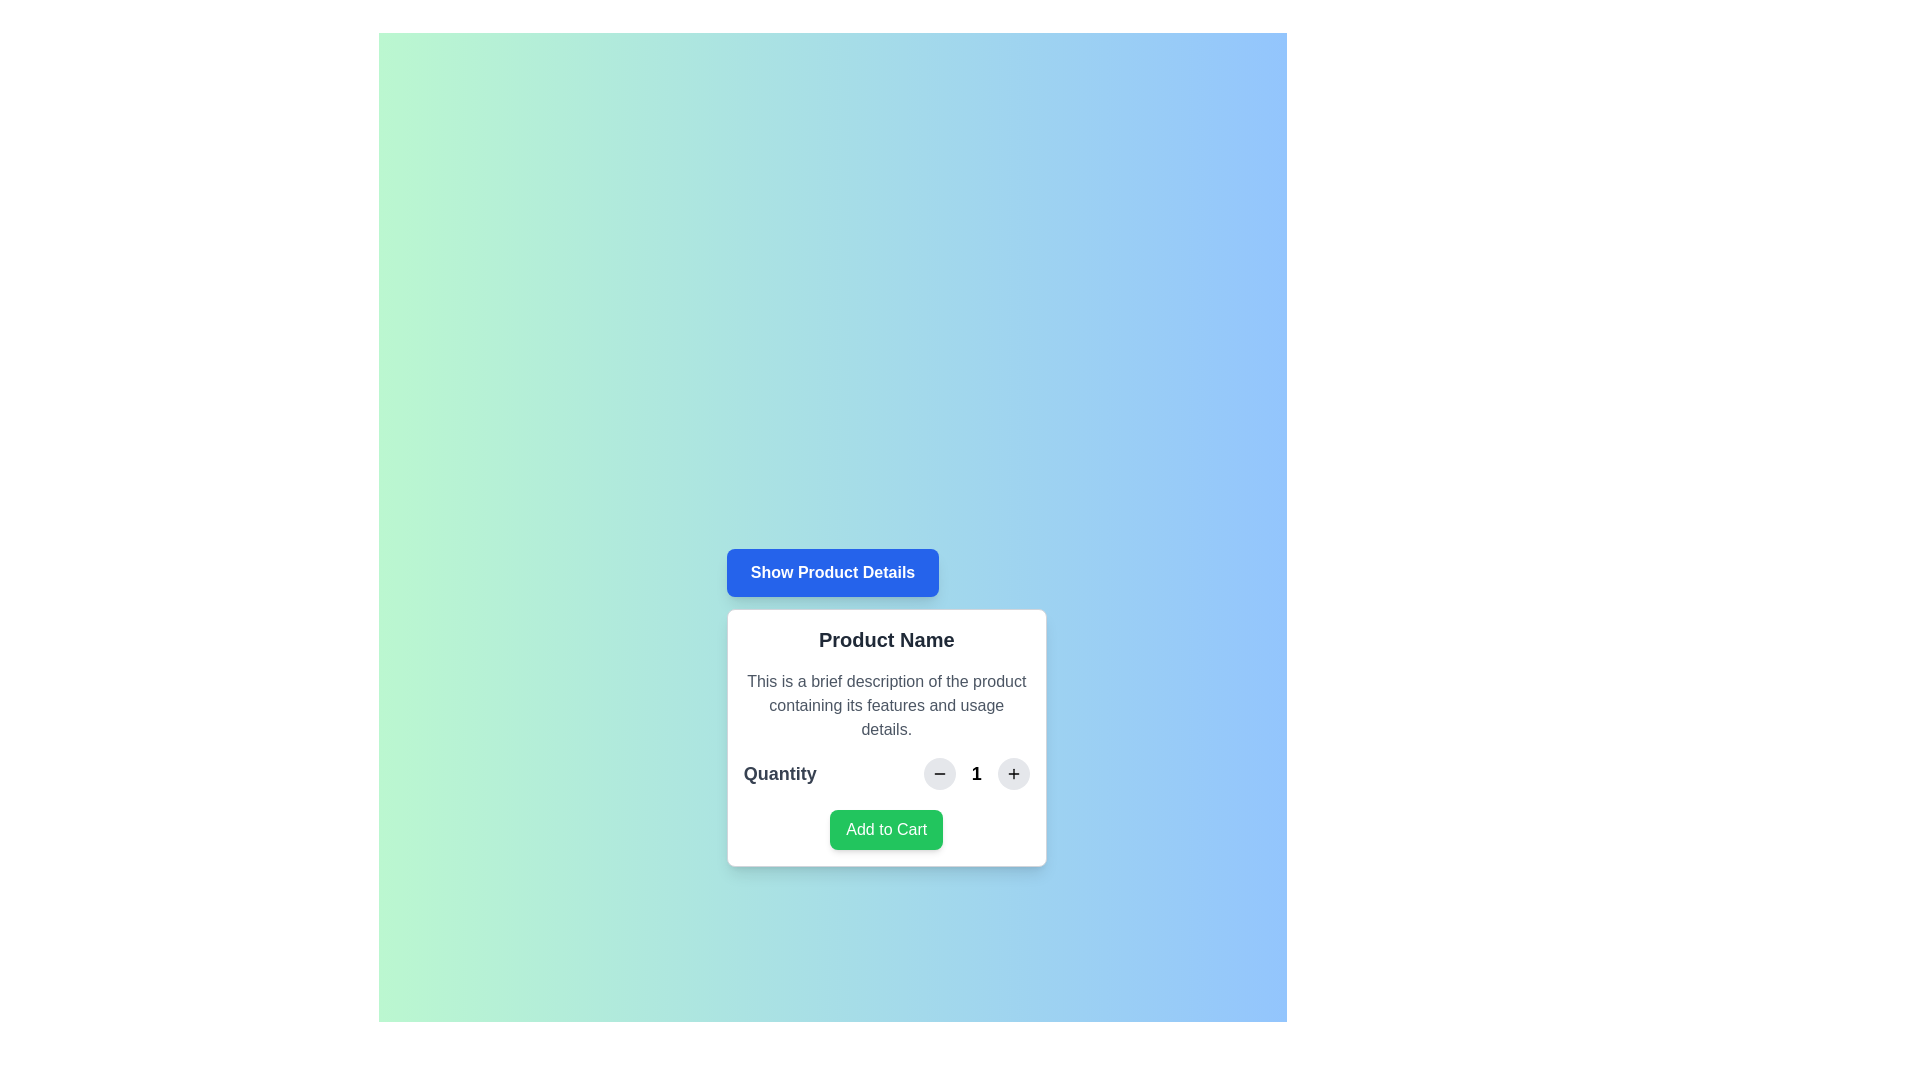 The height and width of the screenshot is (1080, 1920). I want to click on the decrement button of the Quantity selector located inside the modal displaying product details to decrease the quantity, so click(885, 773).